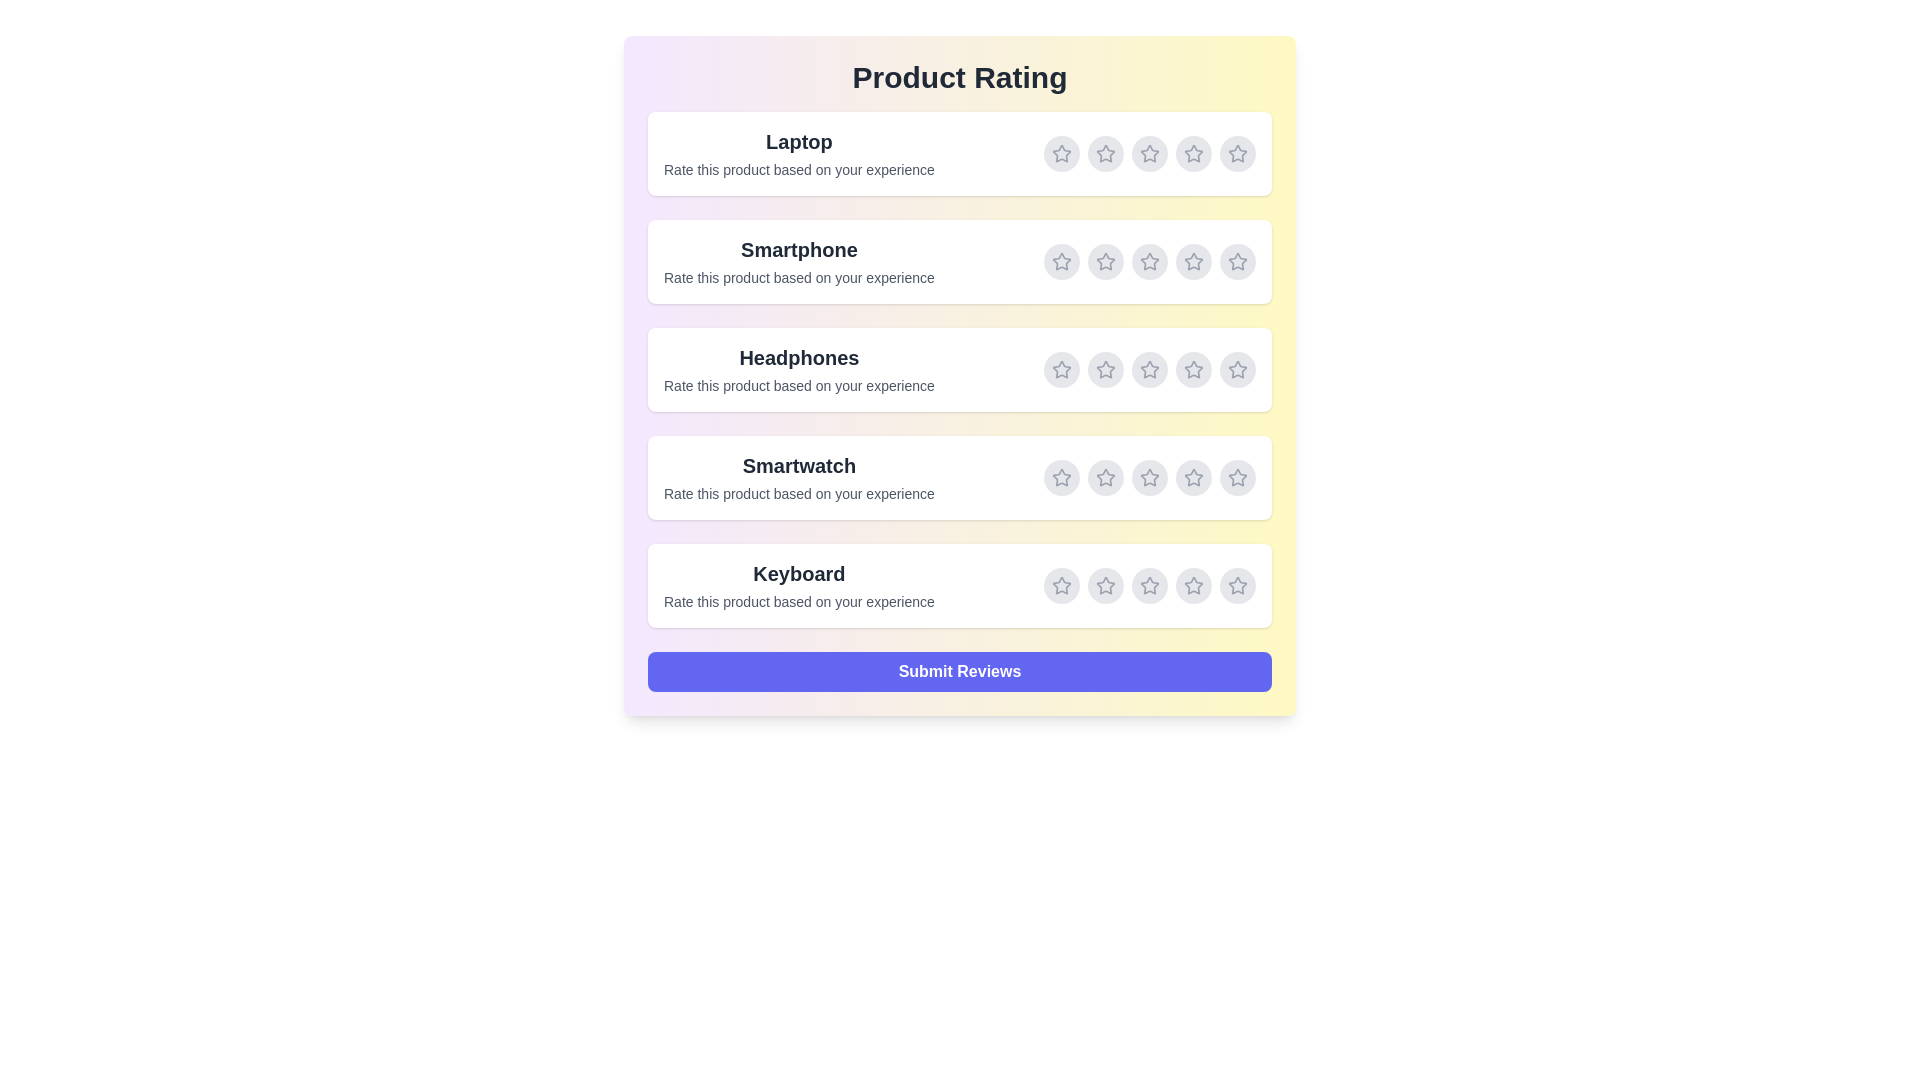  I want to click on the rating for Smartphone to 4 stars, so click(1194, 261).